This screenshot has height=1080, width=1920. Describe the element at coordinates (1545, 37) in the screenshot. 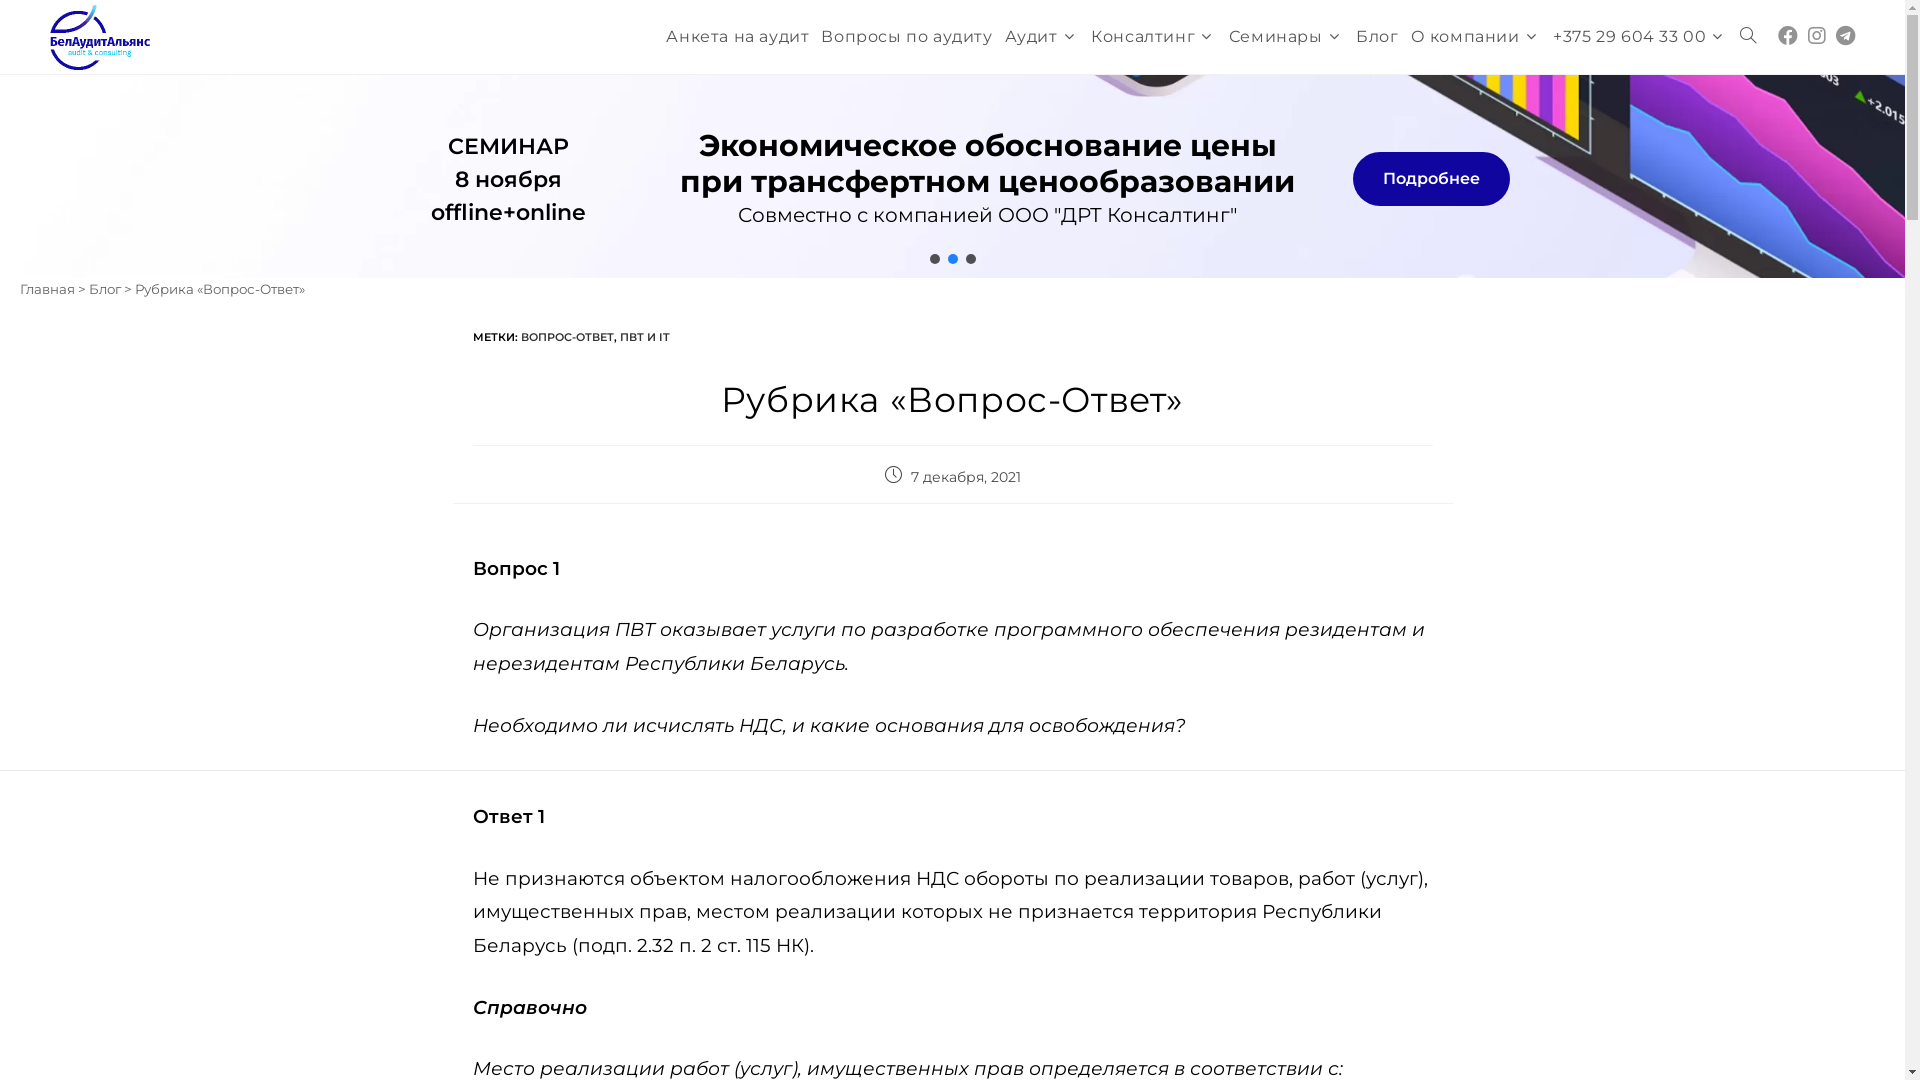

I see `'+375 29 604 33 00'` at that location.